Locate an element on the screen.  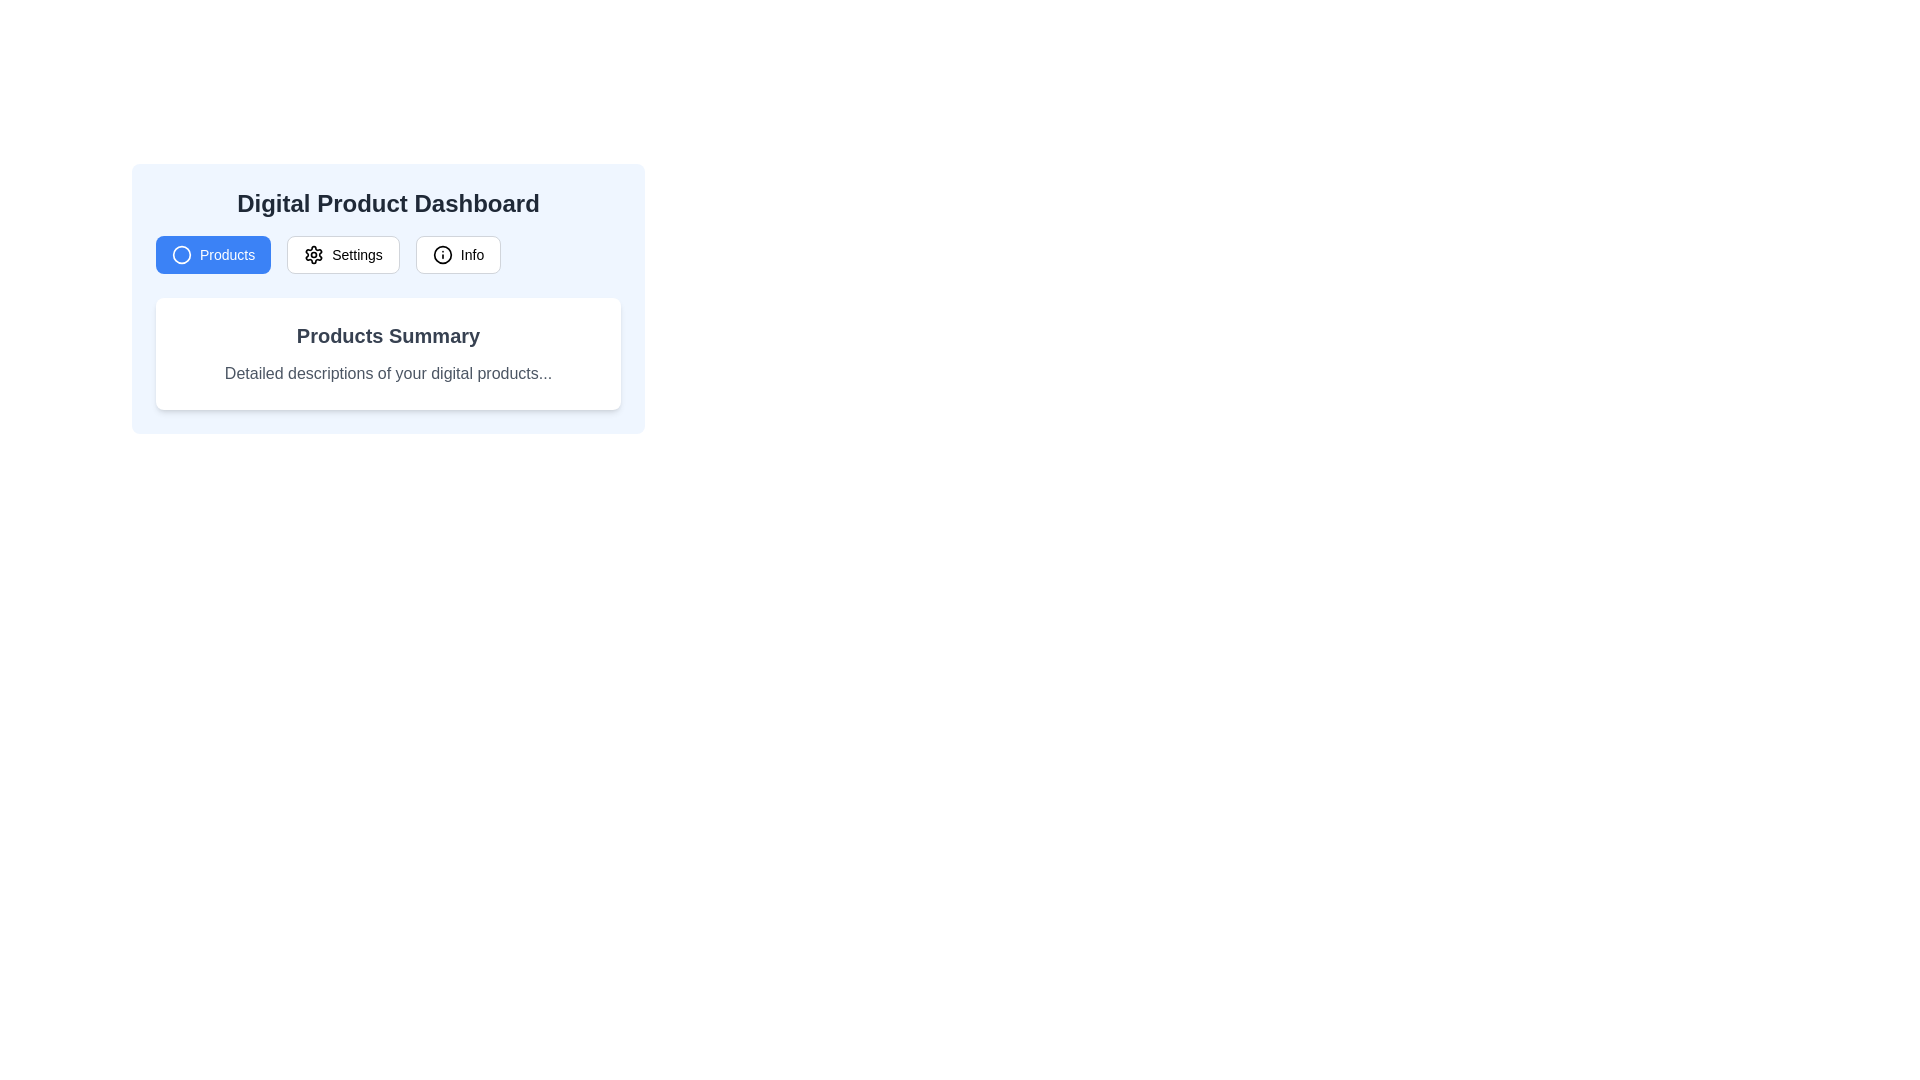
the settings button located in the horizontal row beneath 'Digital Product Dashboard', positioned second from the left between 'Products' and 'Info' is located at coordinates (343, 253).